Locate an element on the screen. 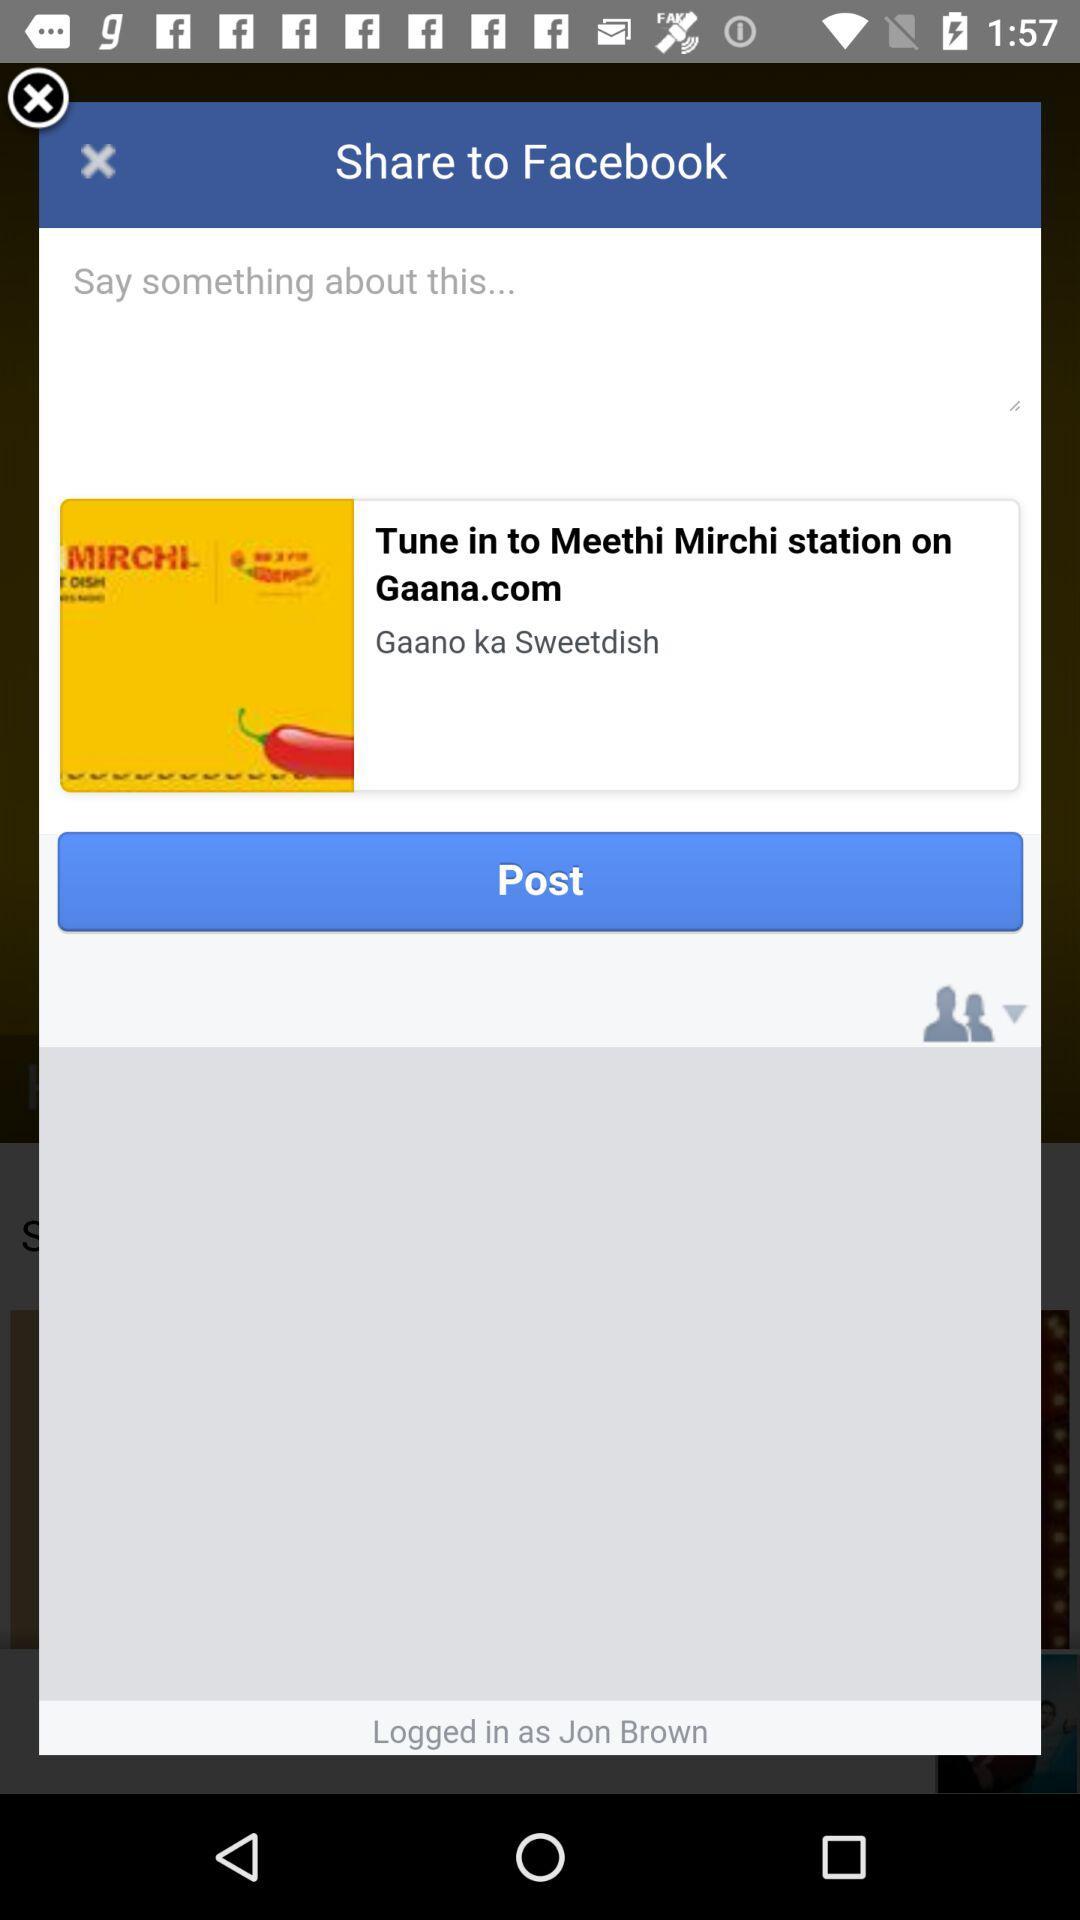  share to facebook post is located at coordinates (540, 927).